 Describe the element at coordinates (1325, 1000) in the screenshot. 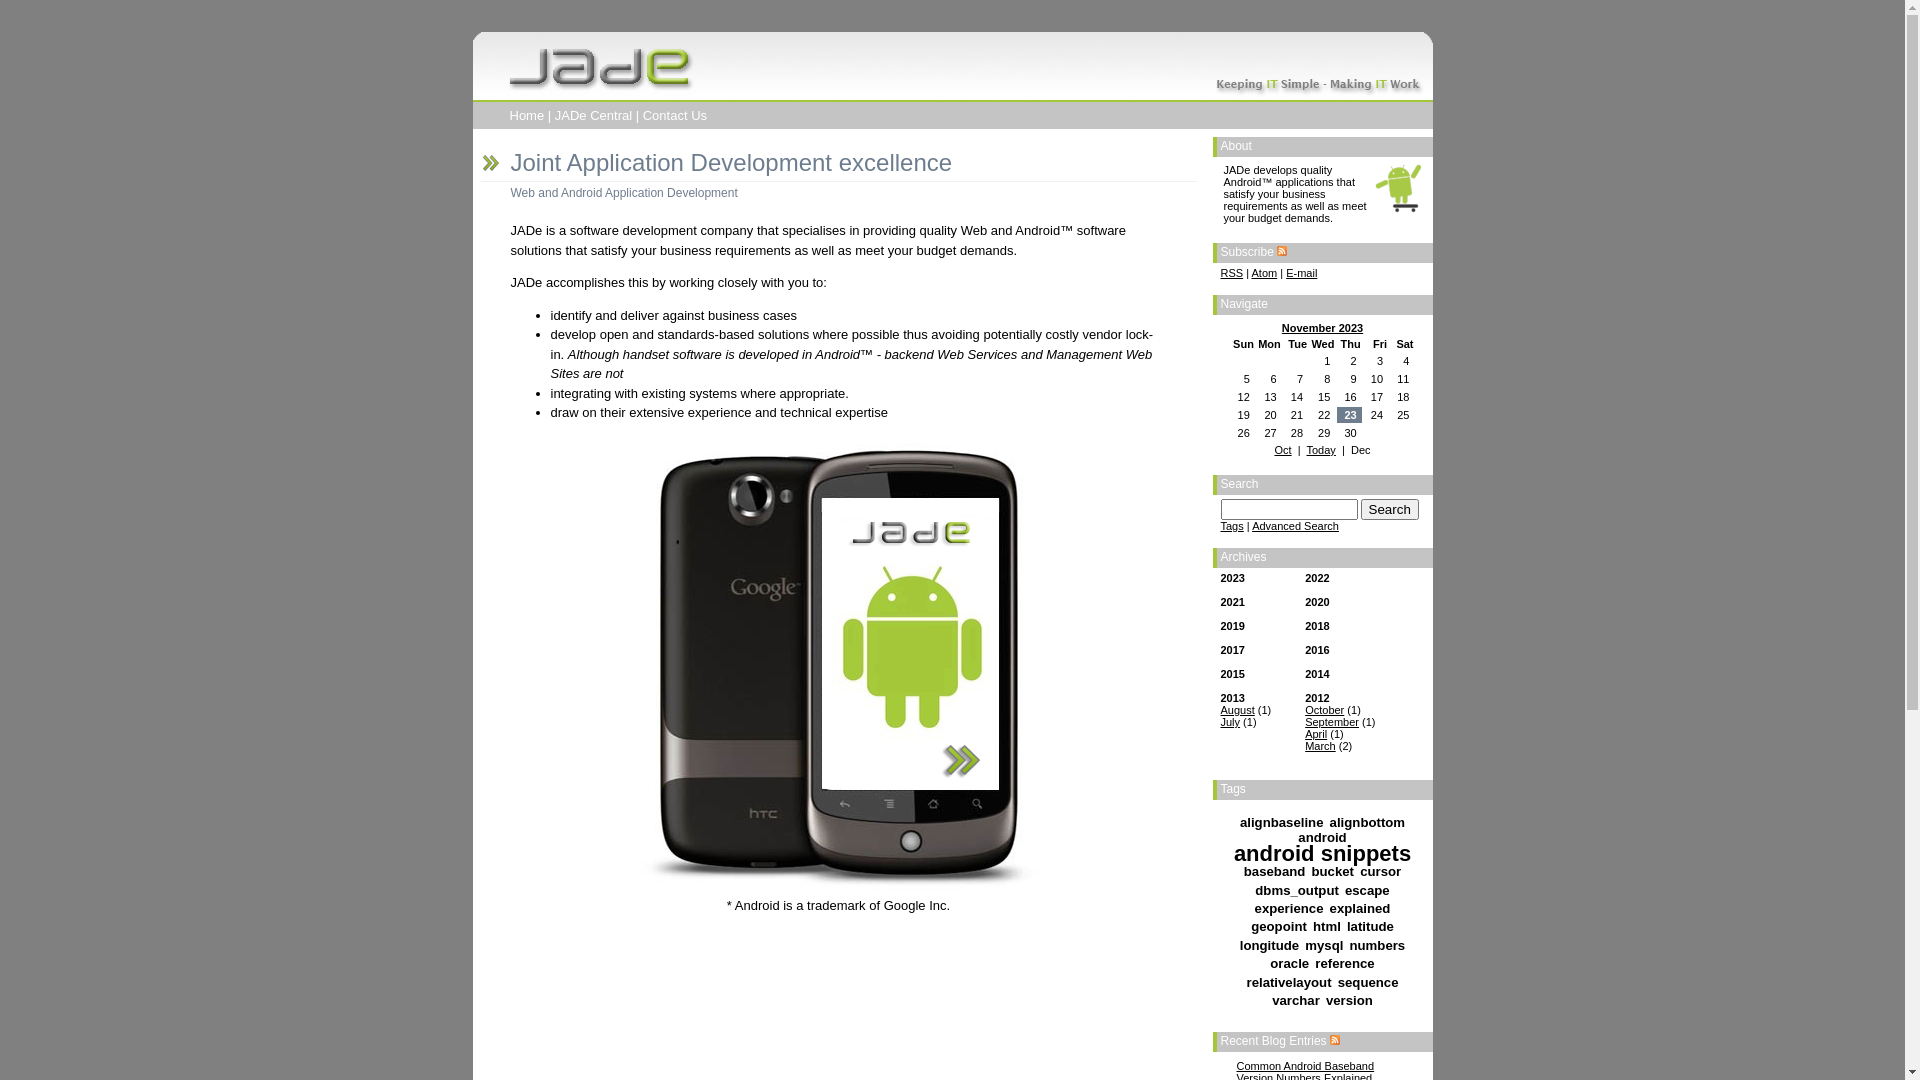

I see `'version'` at that location.